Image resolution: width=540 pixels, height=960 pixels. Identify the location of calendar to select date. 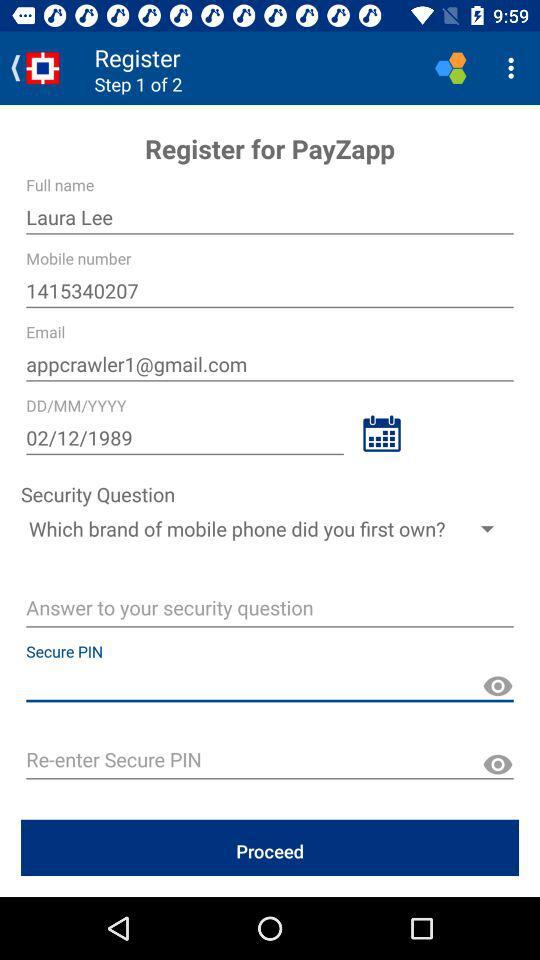
(381, 433).